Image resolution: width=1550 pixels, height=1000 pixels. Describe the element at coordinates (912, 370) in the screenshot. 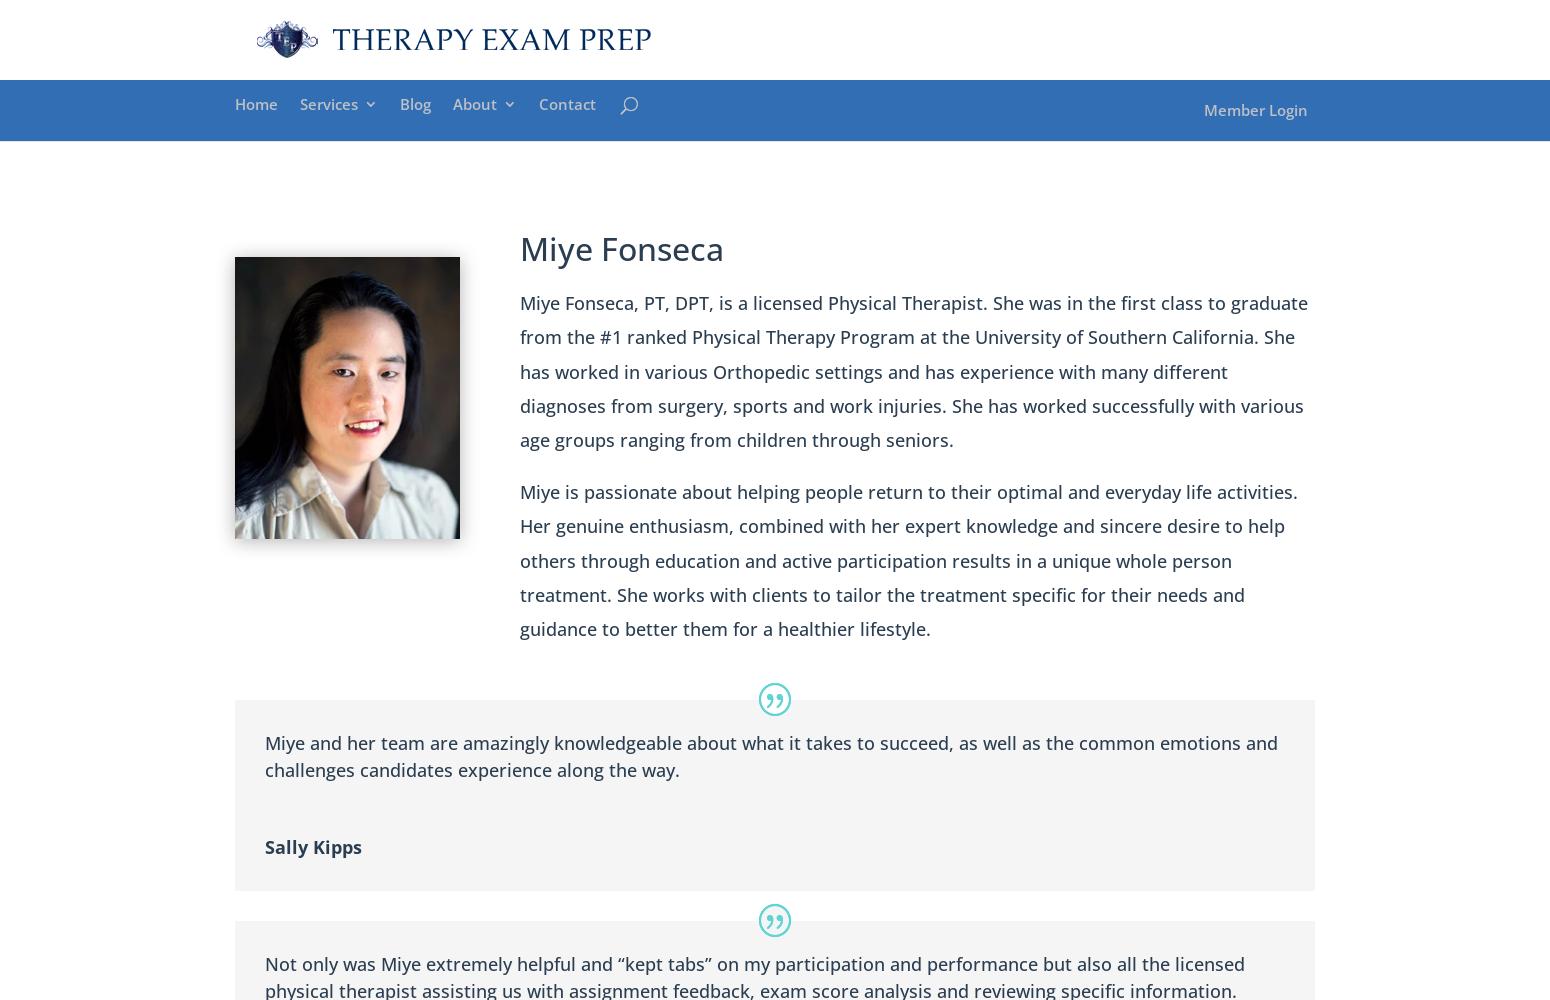

I see `'Miye Fonseca, PT, DPT, is a licensed Physical Therapist. She was in the first class to graduate from the #1 ranked Physical Therapy Program at the University of Southern California. She has worked in various Orthopedic settings and has experience with many different diagnoses from surgery, sports and work injuries. She has worked successfully with various age groups ranging from children through seniors.'` at that location.